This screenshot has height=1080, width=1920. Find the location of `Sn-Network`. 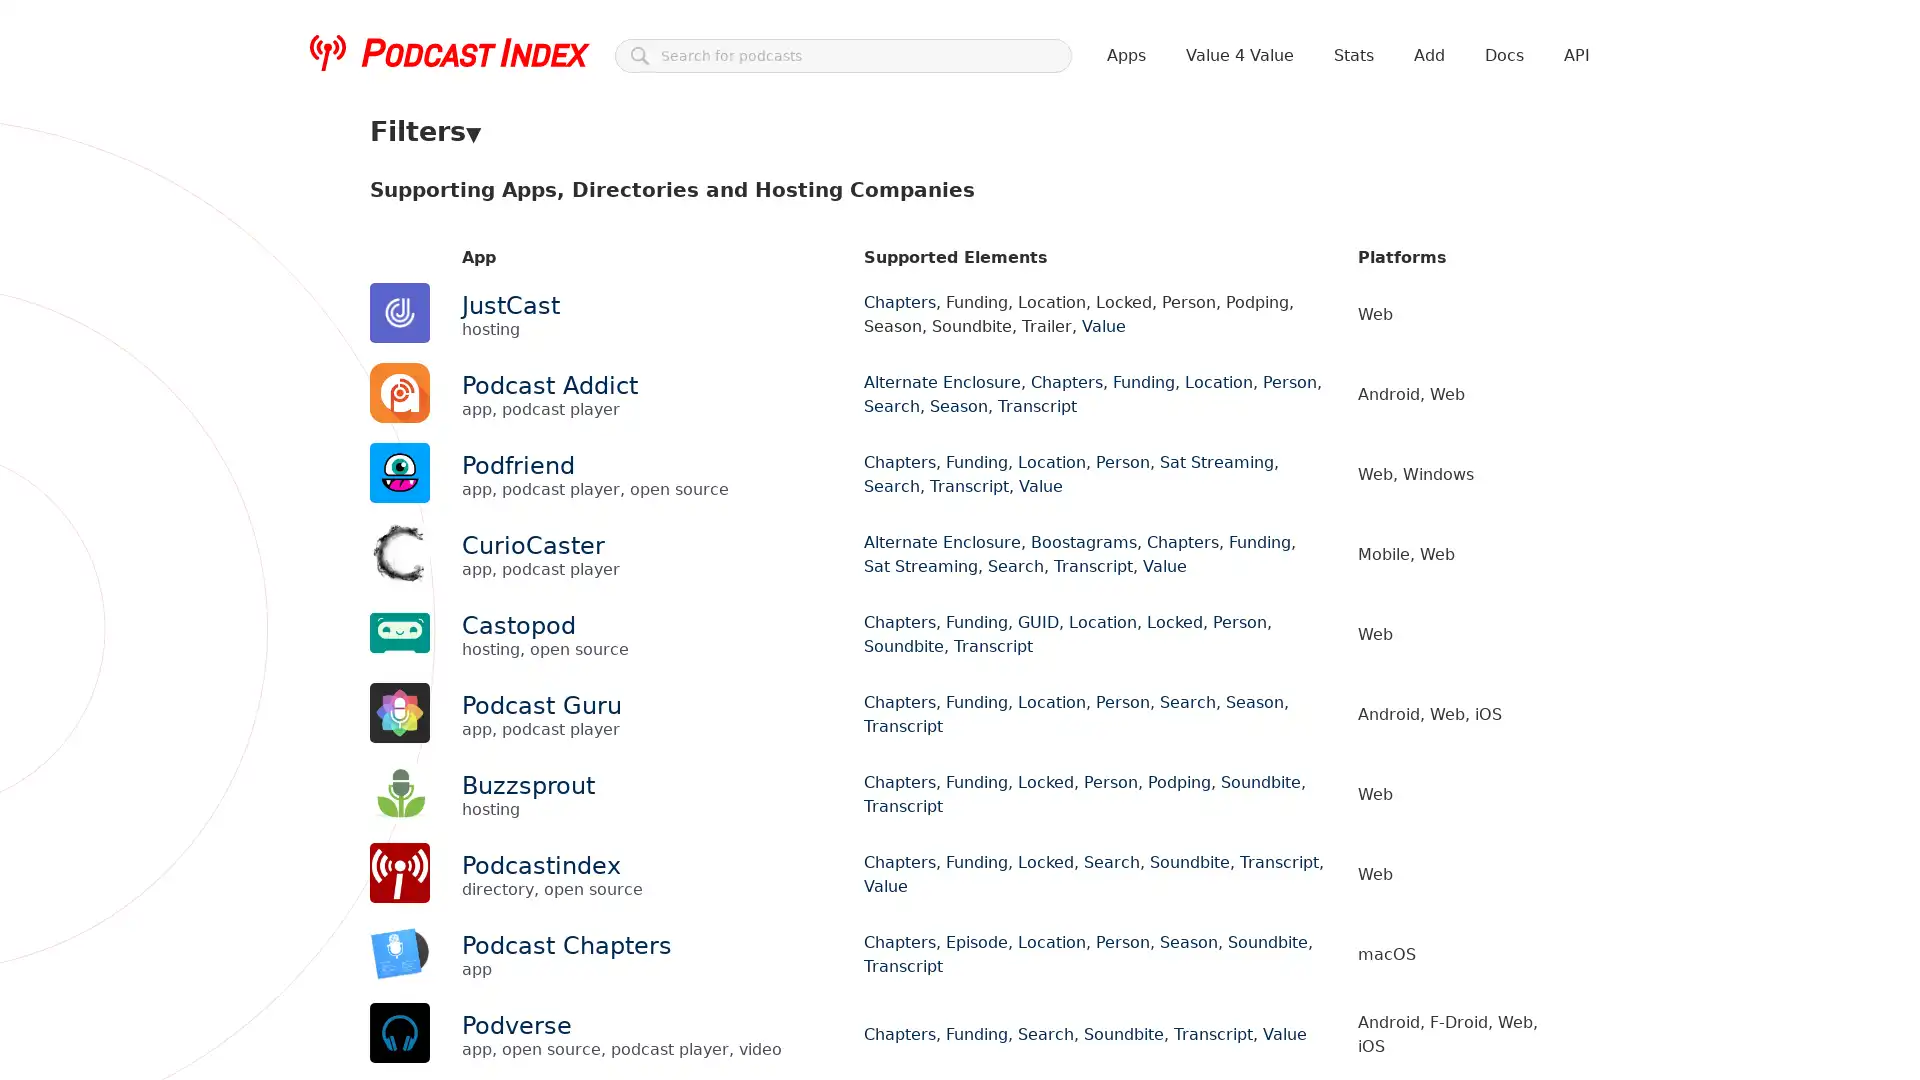

Sn-Network is located at coordinates (558, 340).